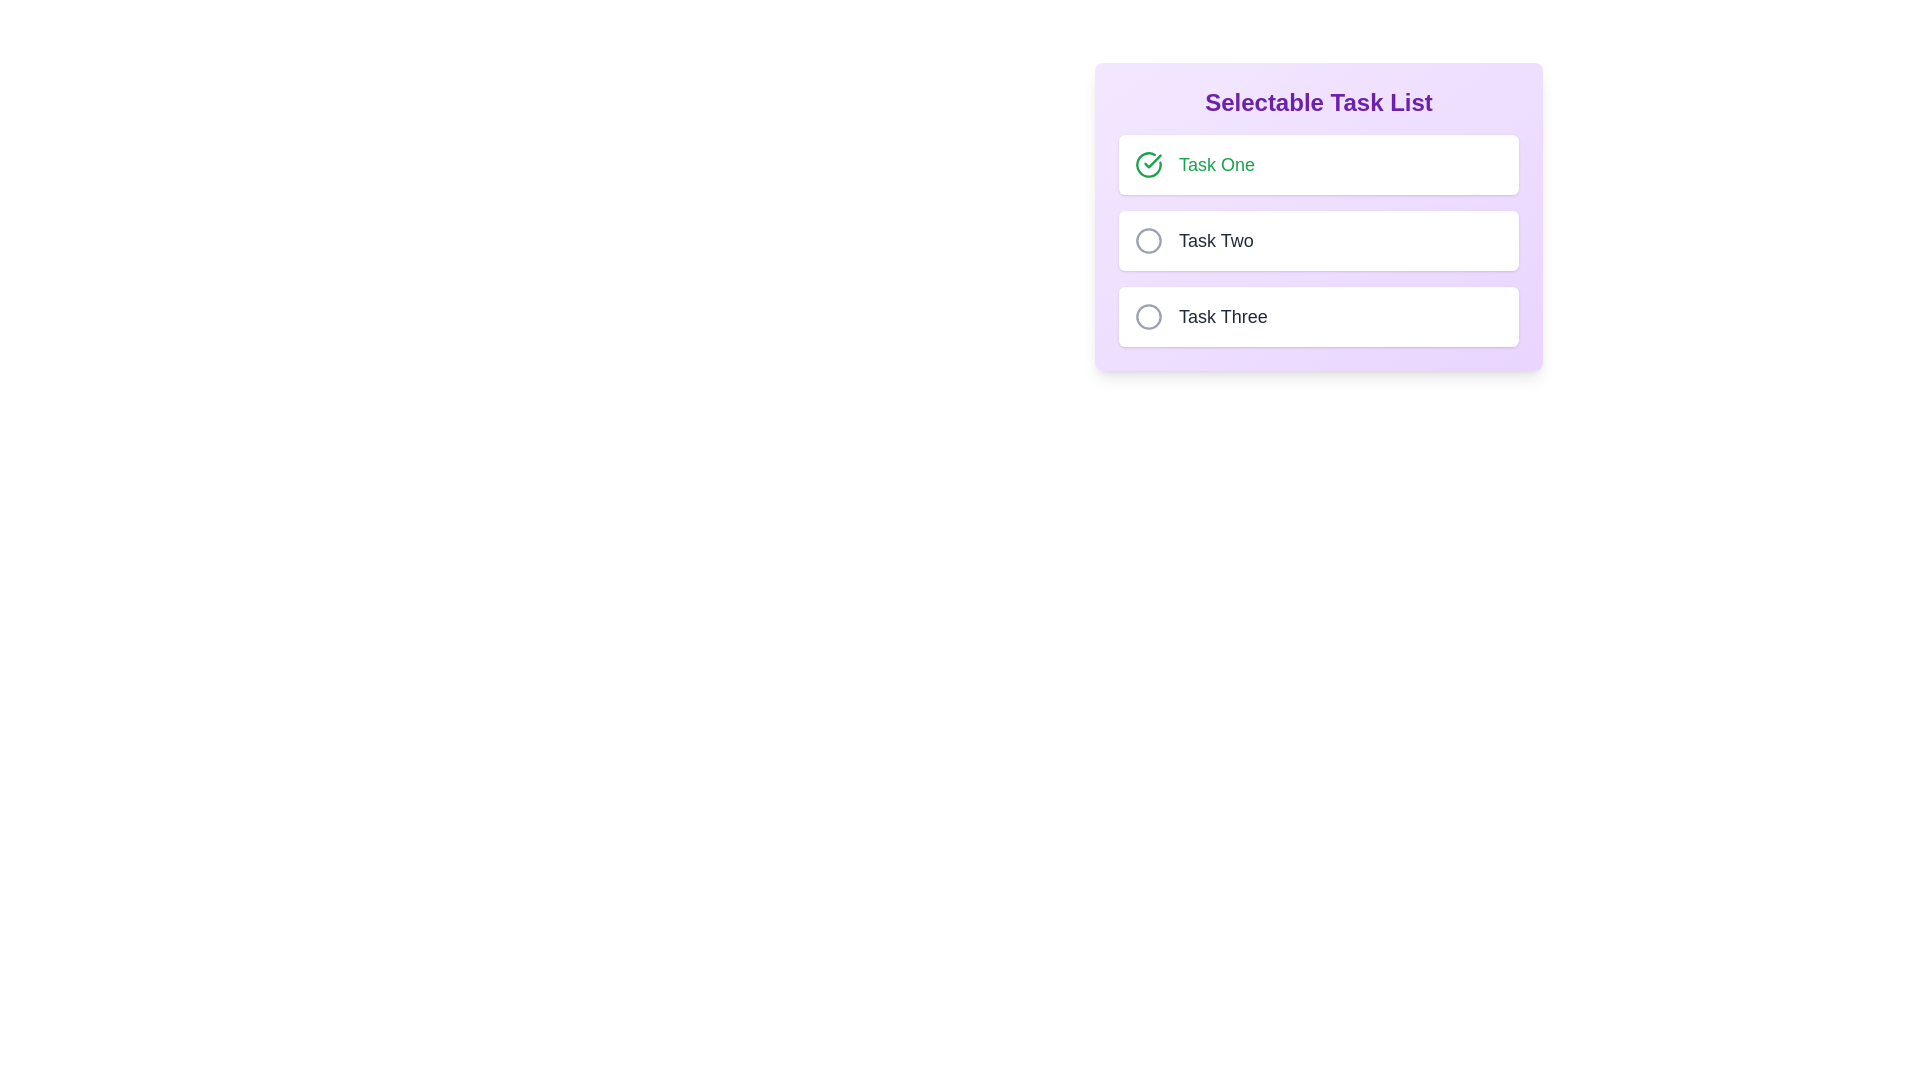 The height and width of the screenshot is (1080, 1920). Describe the element at coordinates (1195, 164) in the screenshot. I see `the first task label with accompanying icon, indicating the currently selected task` at that location.